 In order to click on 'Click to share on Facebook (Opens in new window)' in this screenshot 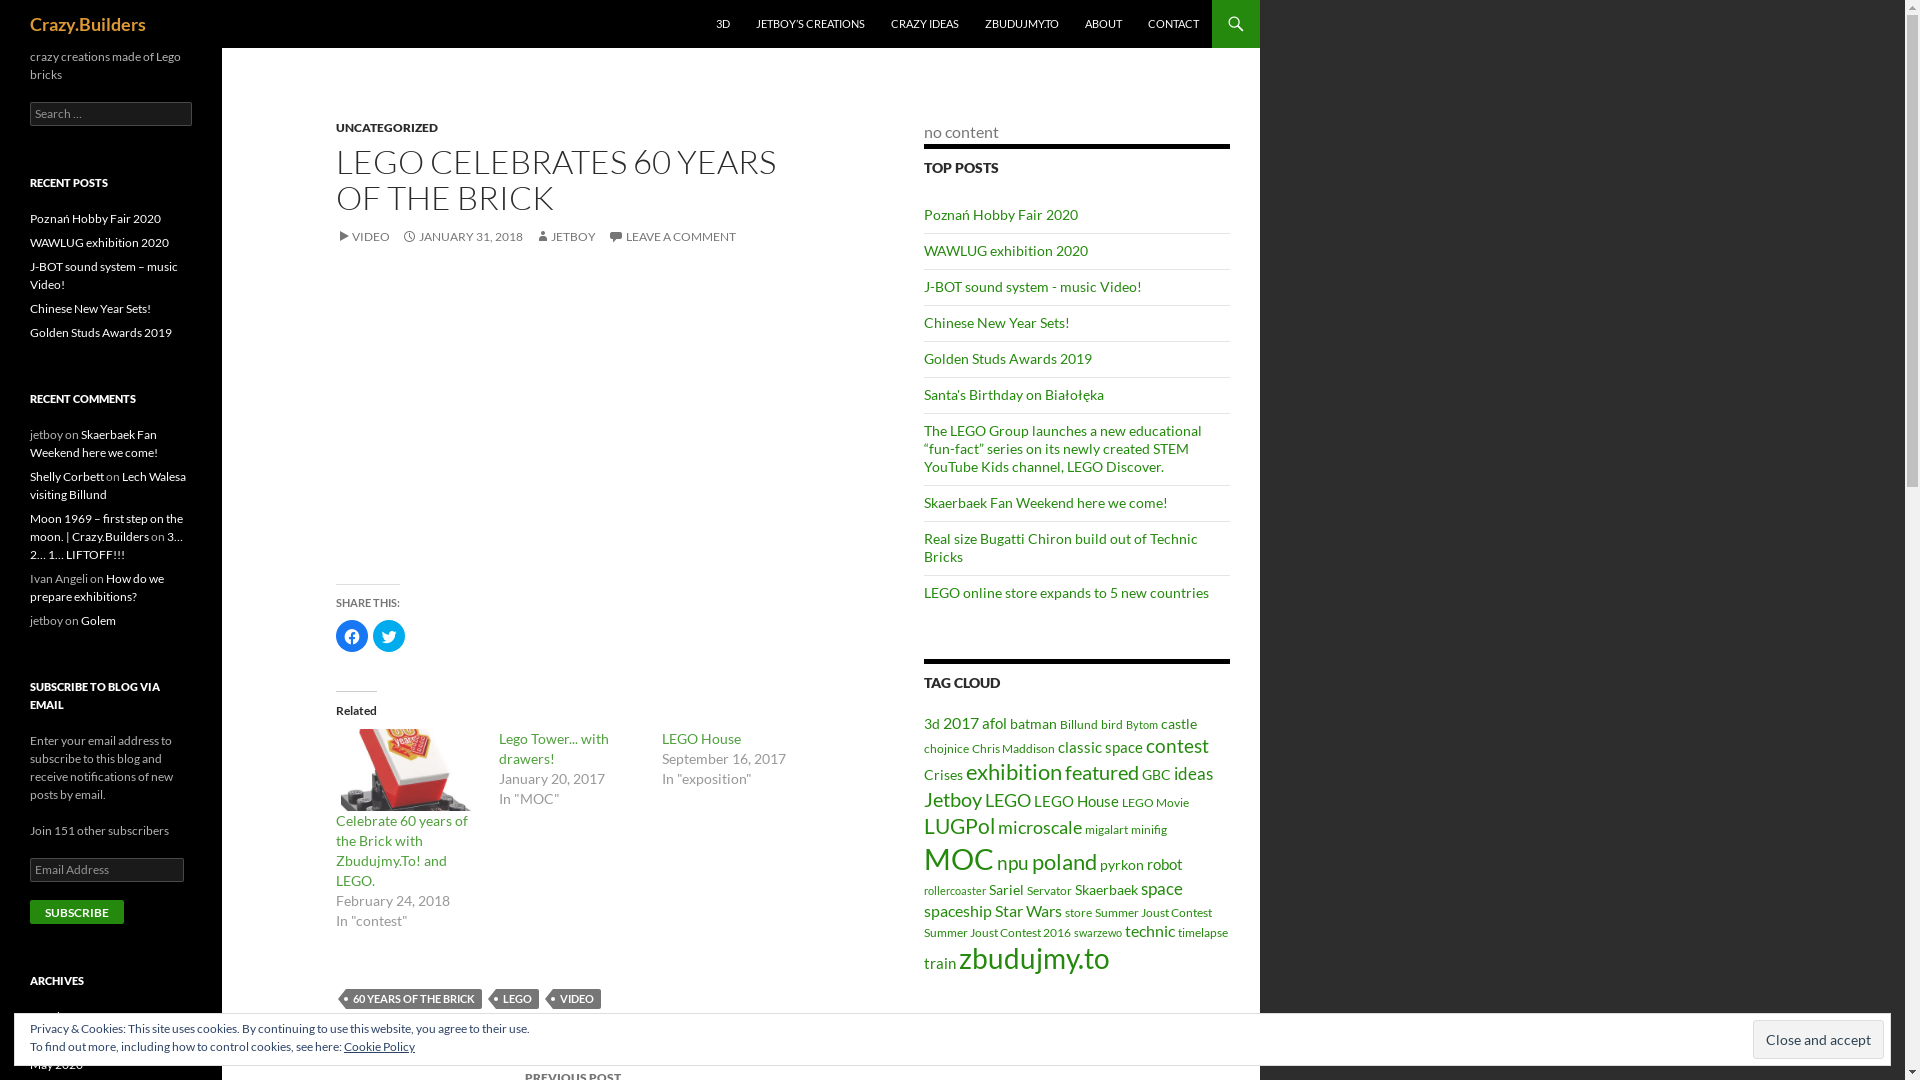, I will do `click(336, 636)`.